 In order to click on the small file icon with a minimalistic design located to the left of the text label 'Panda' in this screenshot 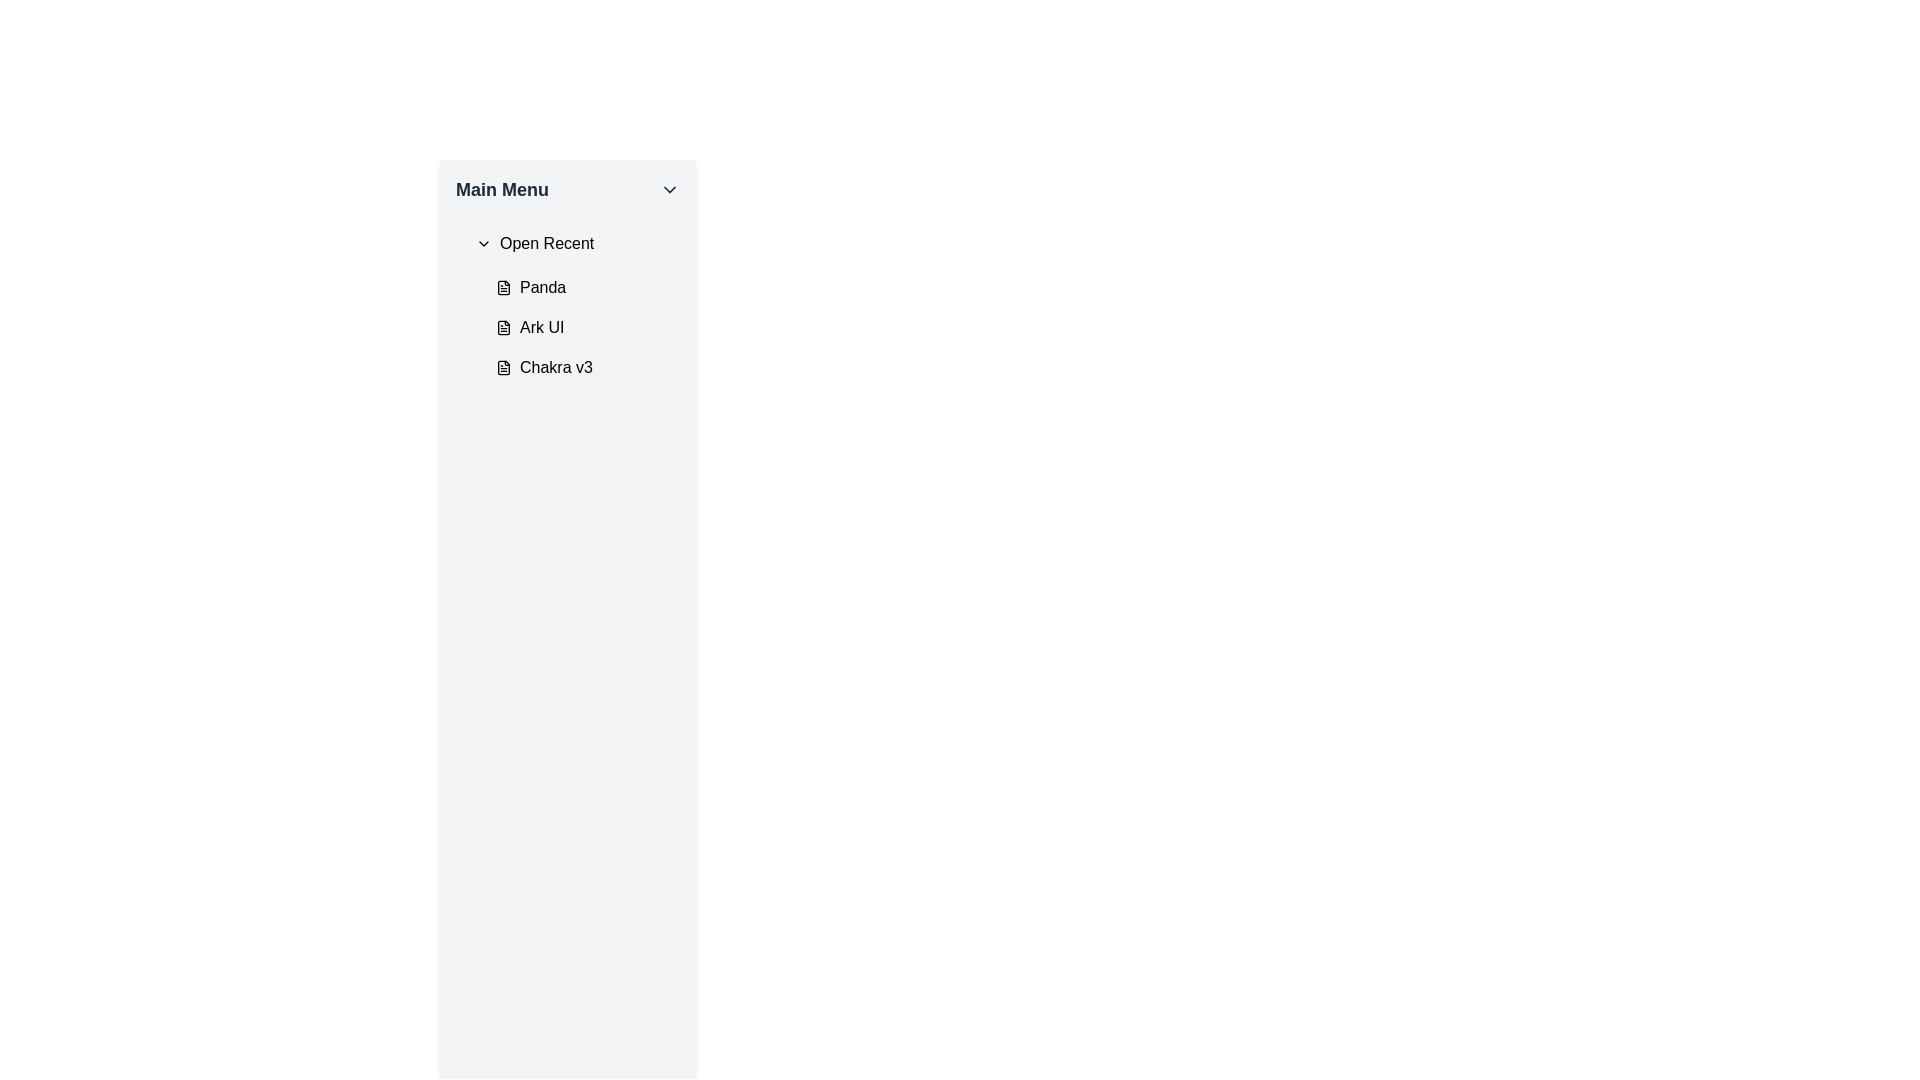, I will do `click(504, 288)`.